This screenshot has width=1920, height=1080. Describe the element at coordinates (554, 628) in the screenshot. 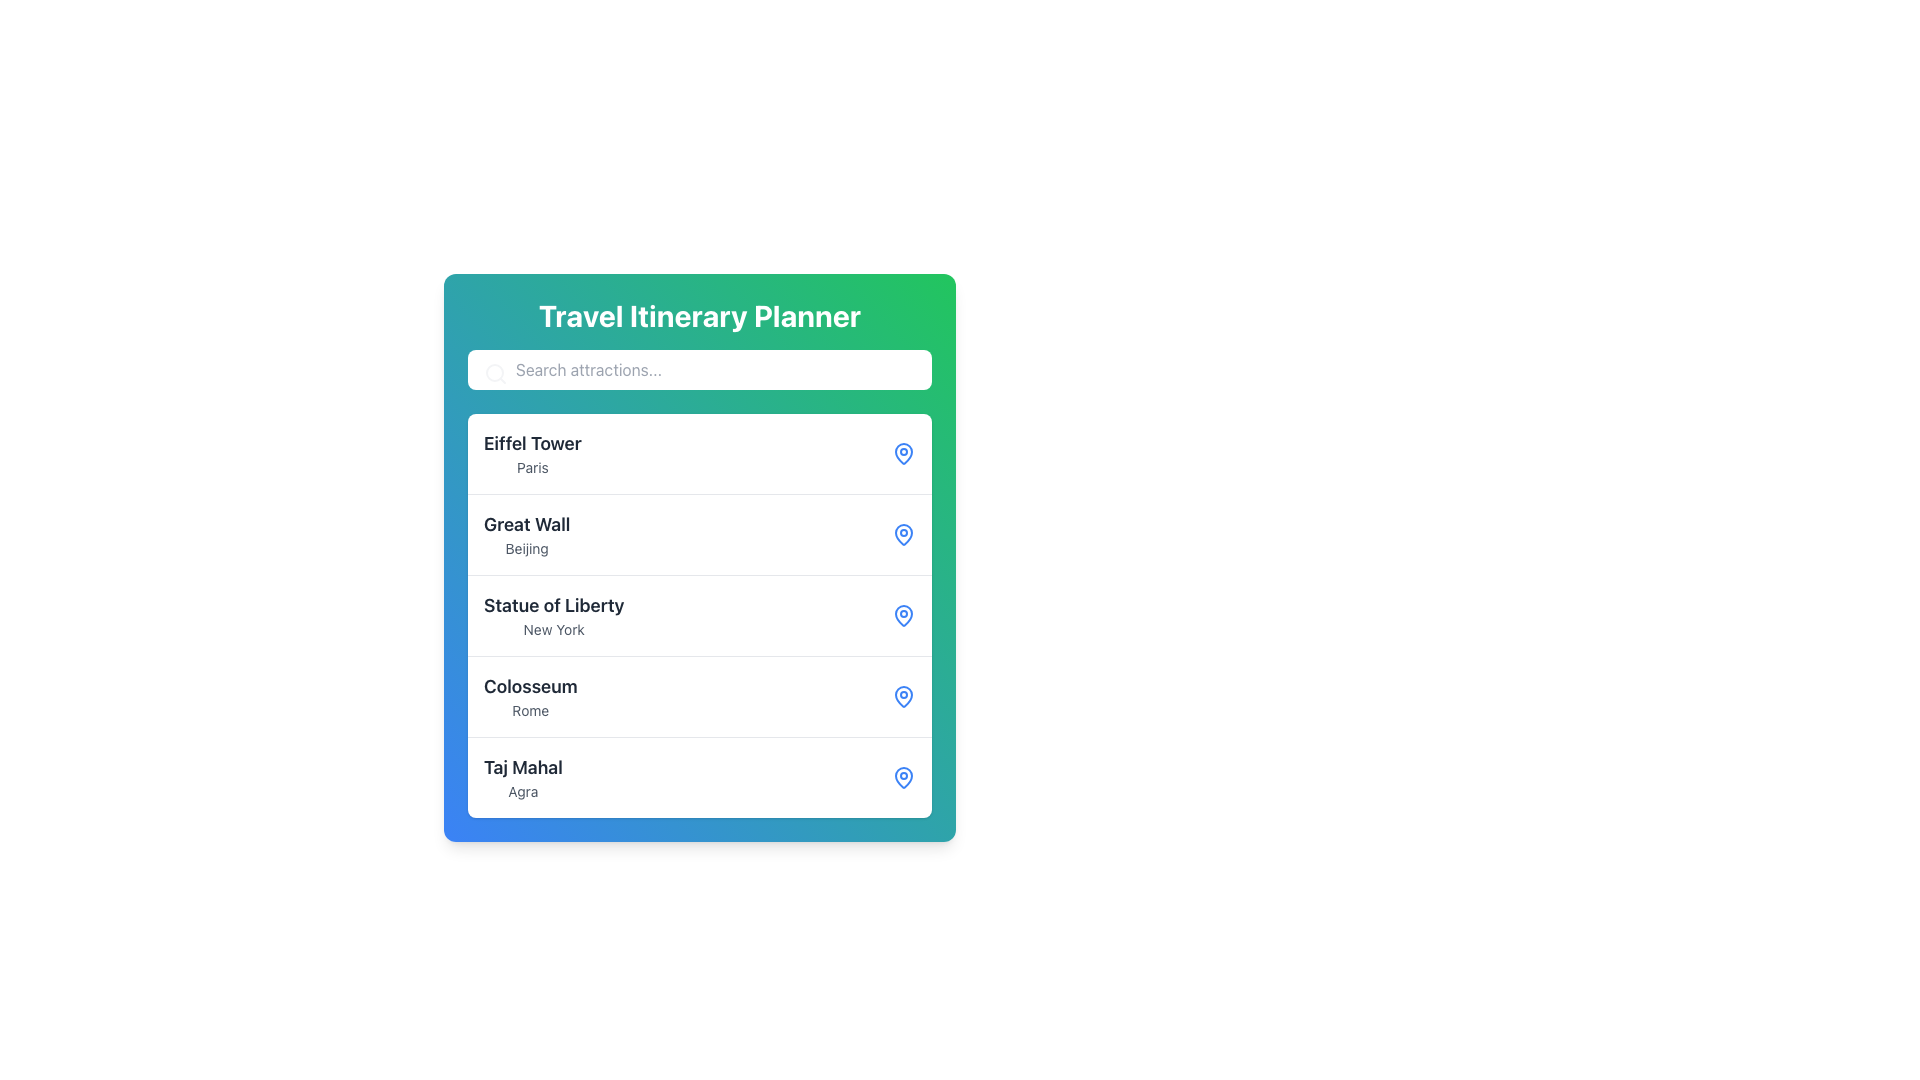

I see `the subtitle text element that provides contextual information ('New York') about the title ('Statue of Liberty')` at that location.